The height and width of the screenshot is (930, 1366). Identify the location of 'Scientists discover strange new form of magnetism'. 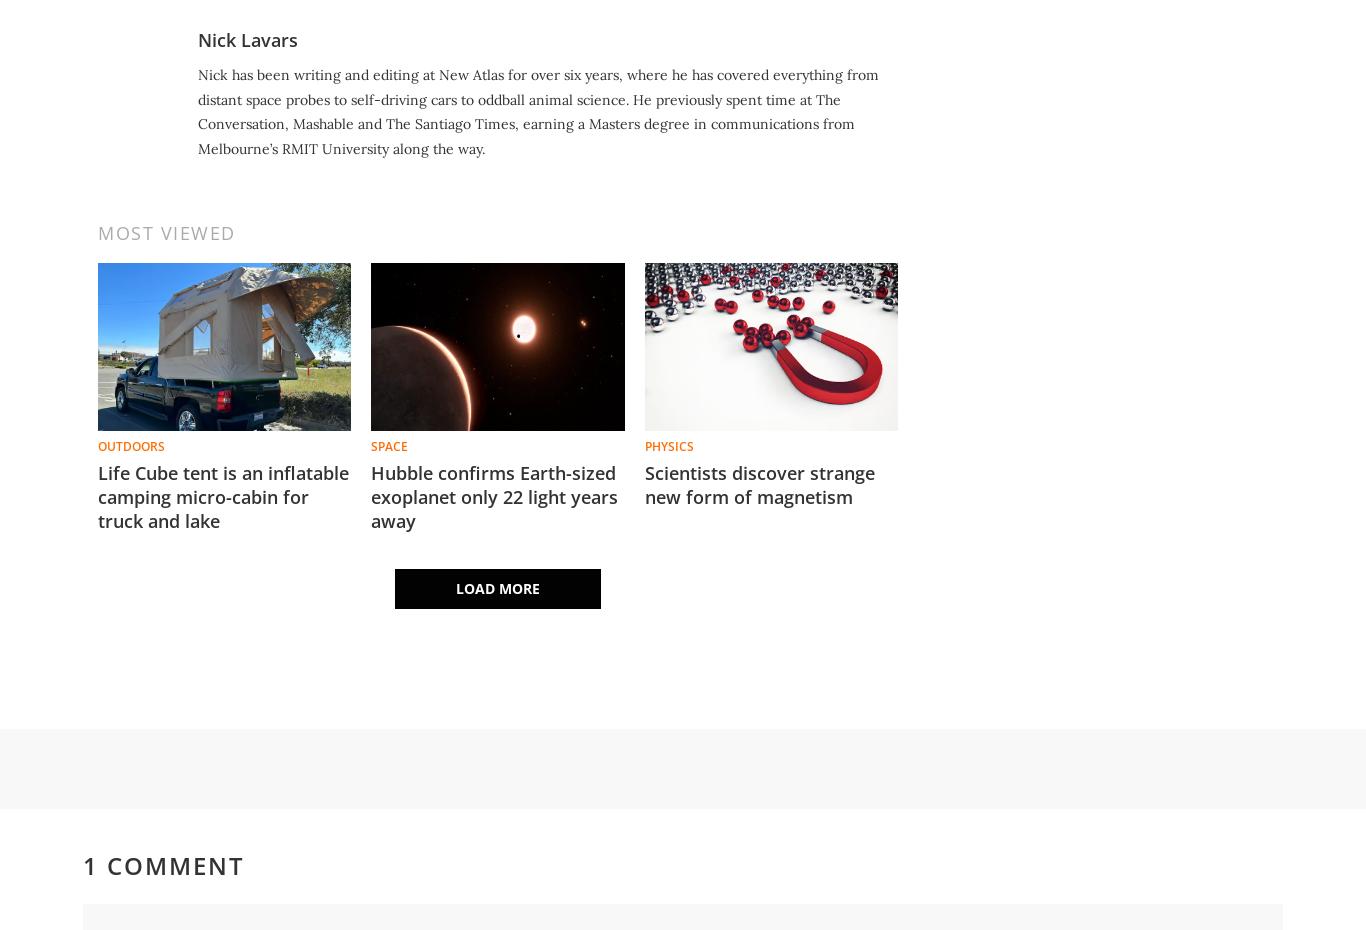
(758, 483).